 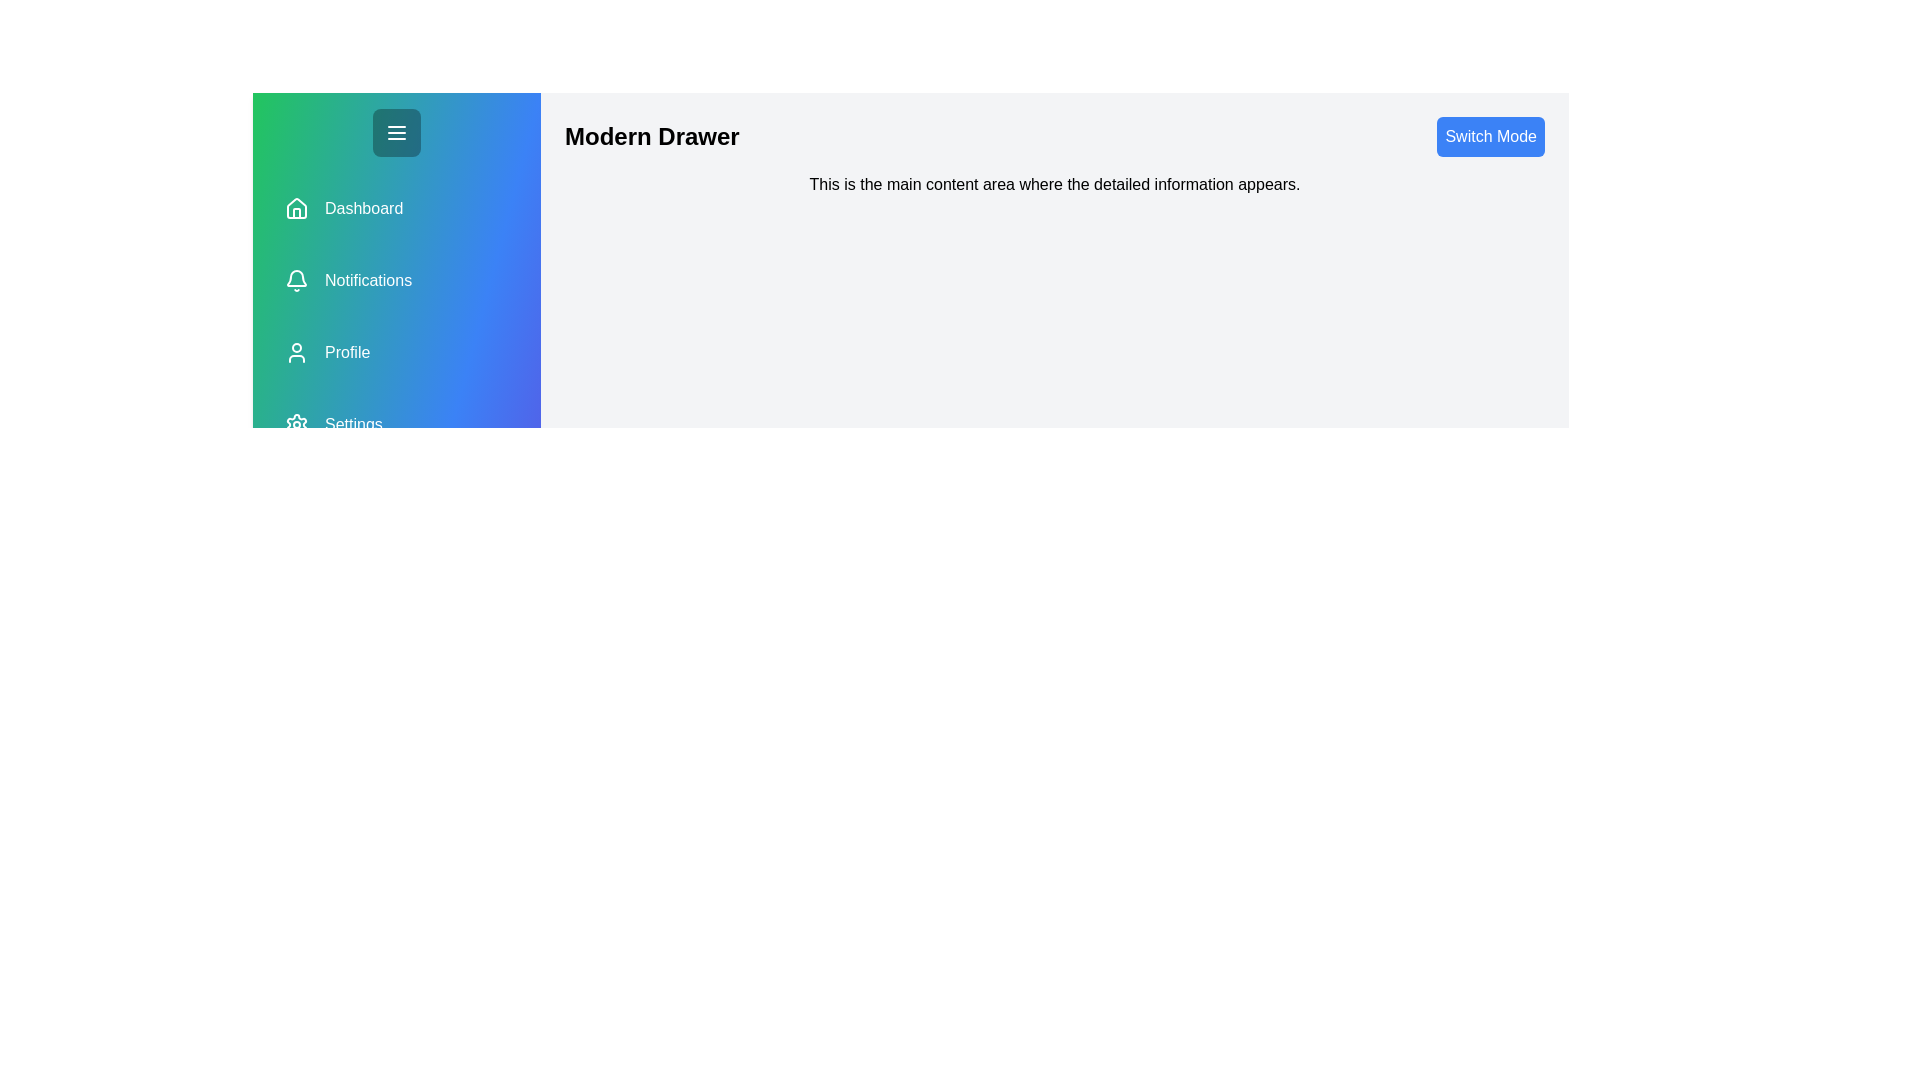 I want to click on the section Notifications in the drawer, so click(x=397, y=281).